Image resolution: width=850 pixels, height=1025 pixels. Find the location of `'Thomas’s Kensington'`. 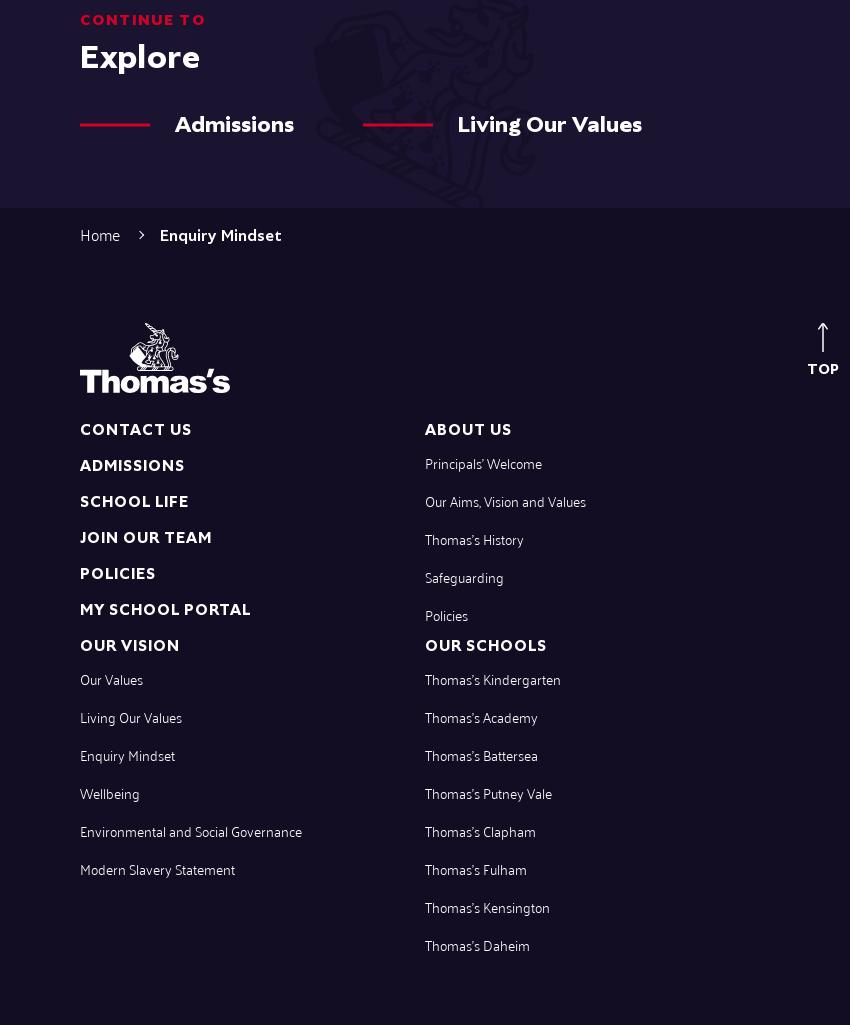

'Thomas’s Kensington' is located at coordinates (487, 904).